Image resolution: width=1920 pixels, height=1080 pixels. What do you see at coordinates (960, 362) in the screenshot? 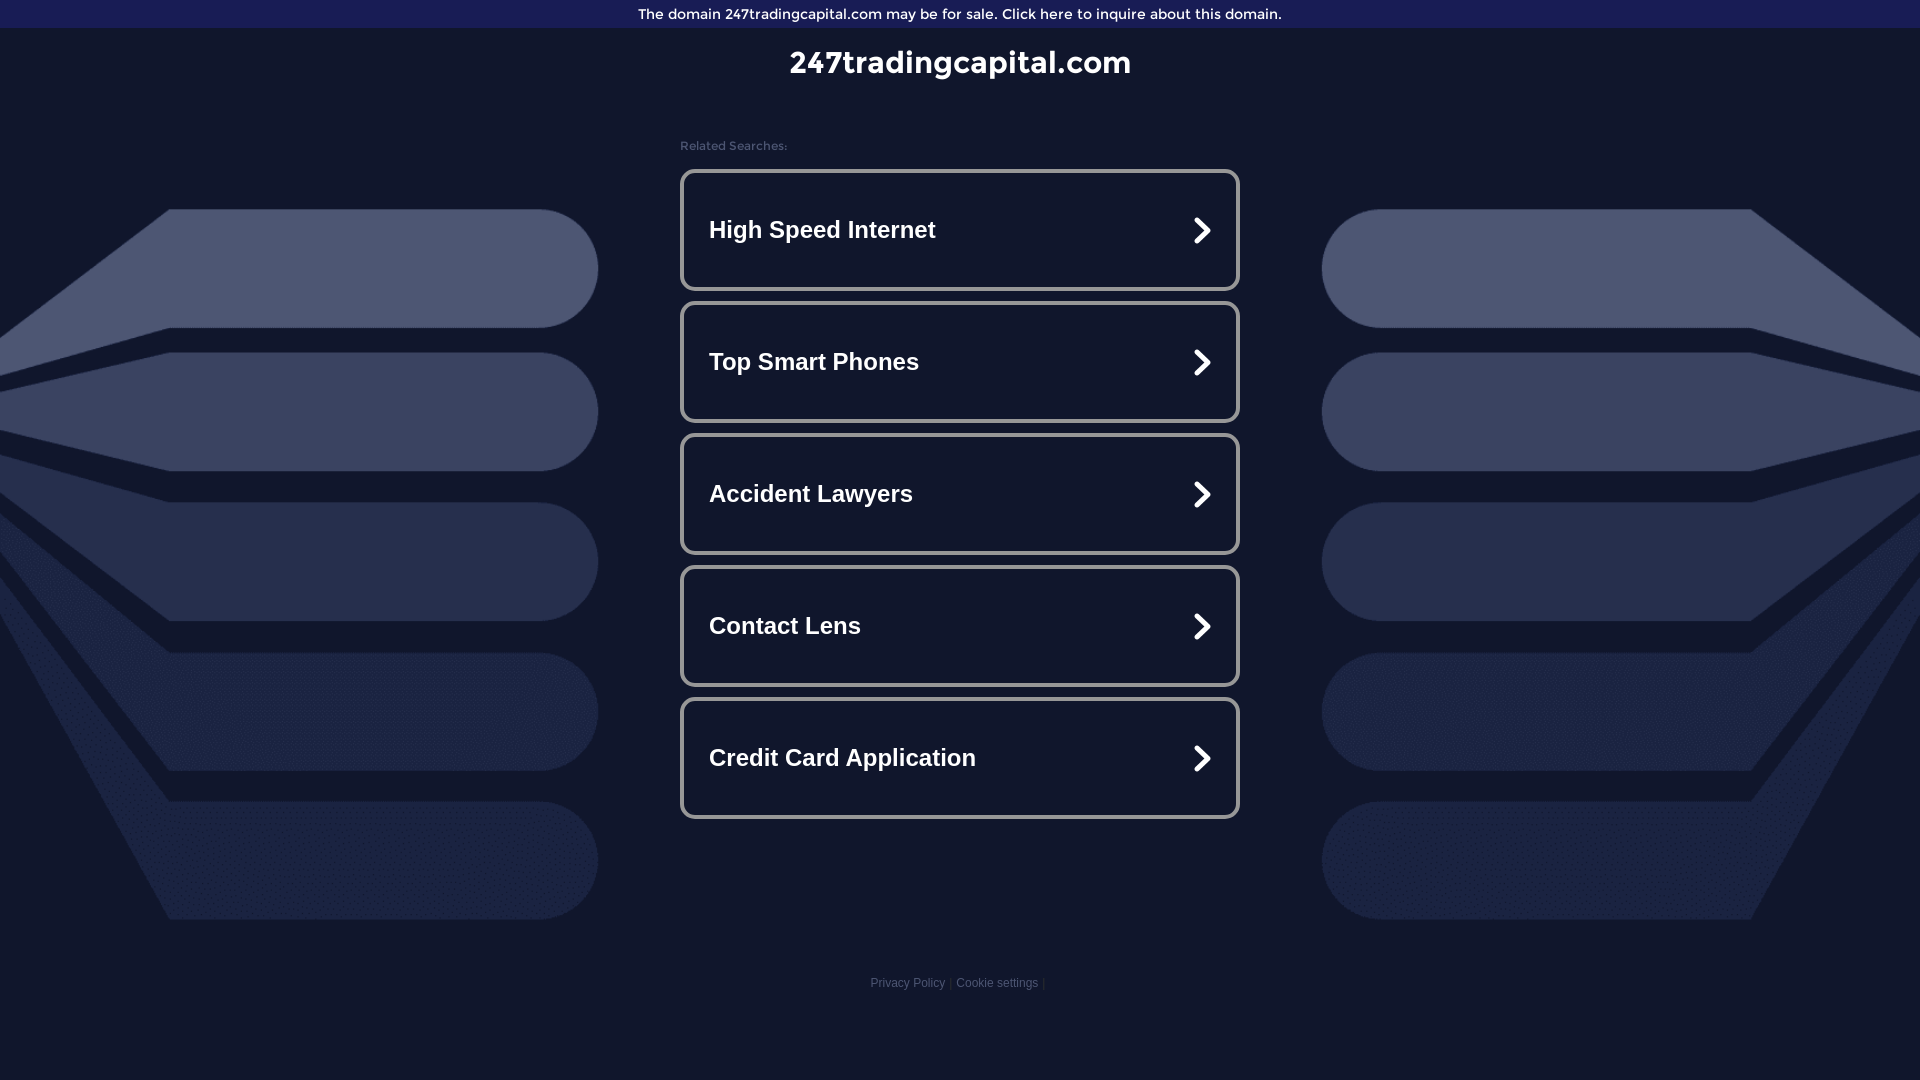
I see `'Top Smart Phones'` at bounding box center [960, 362].